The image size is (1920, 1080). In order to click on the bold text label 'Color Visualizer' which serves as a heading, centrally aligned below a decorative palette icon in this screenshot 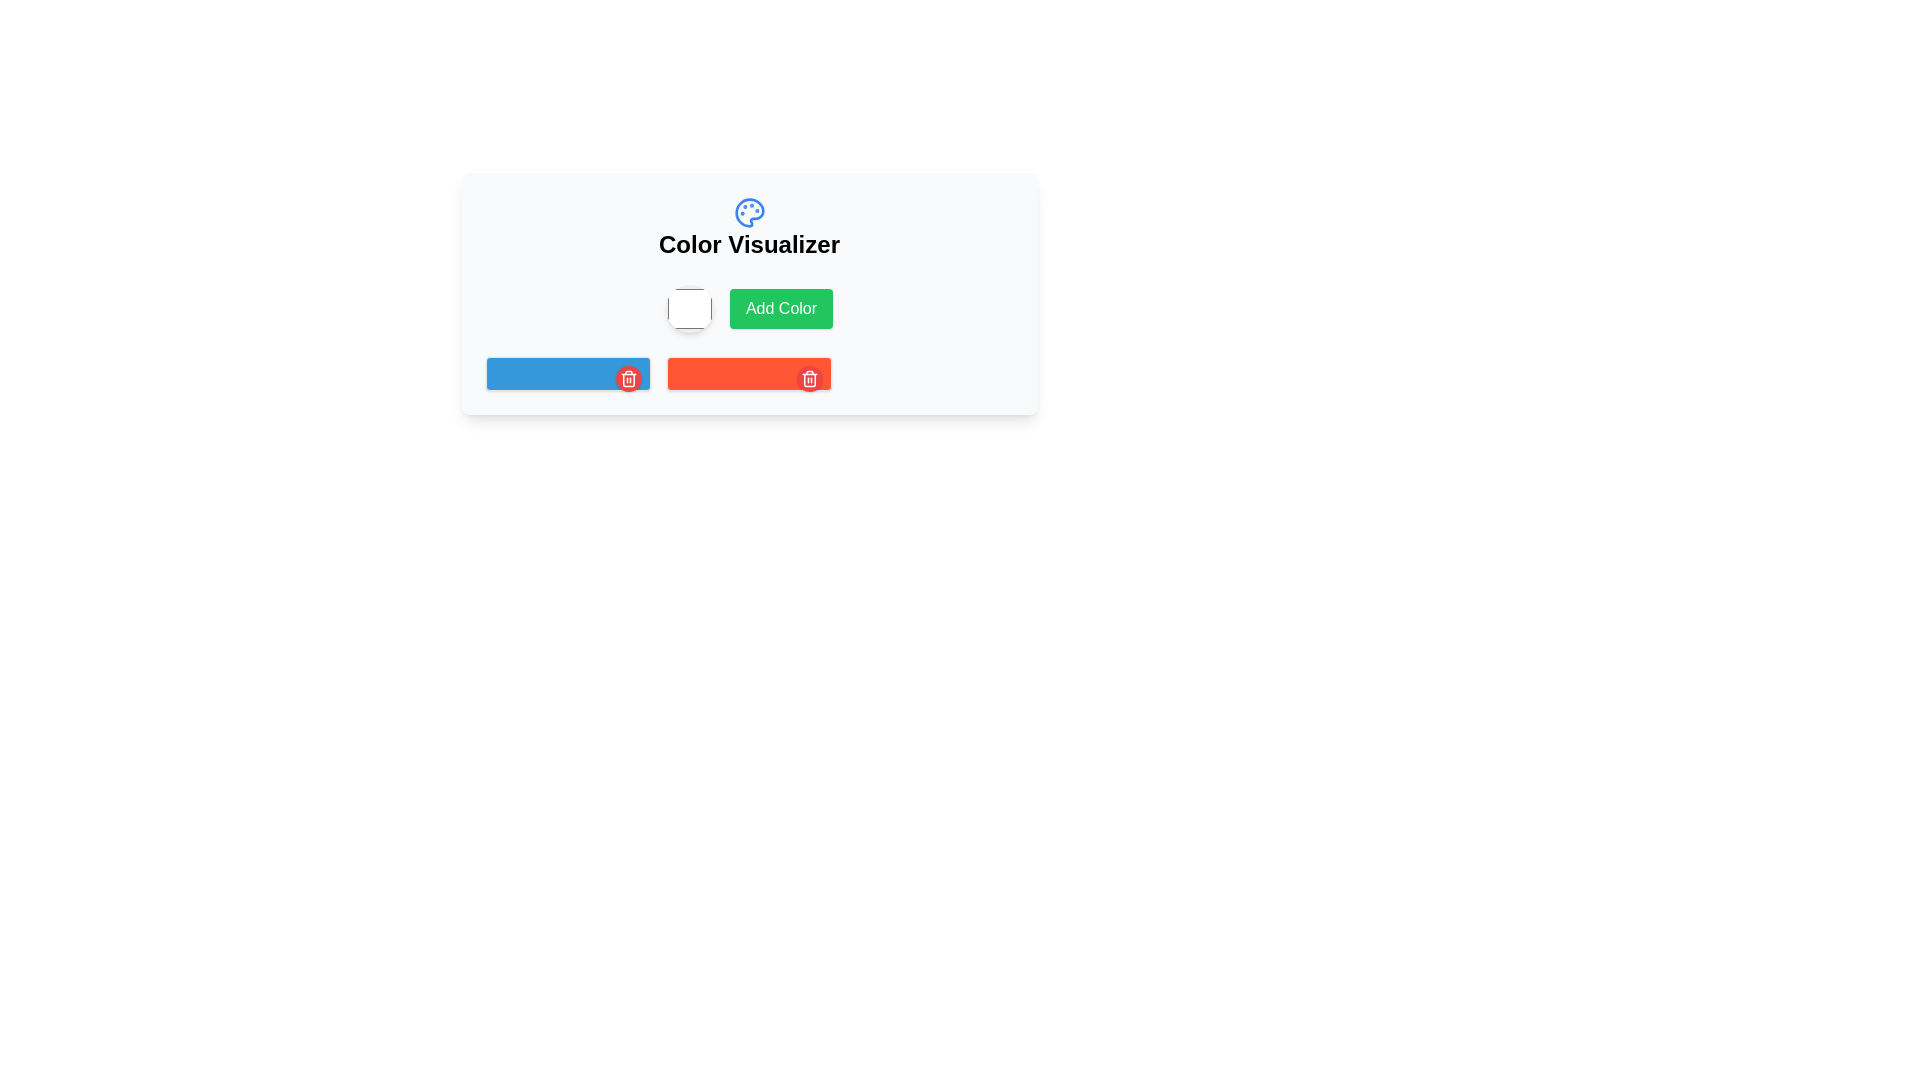, I will do `click(748, 244)`.